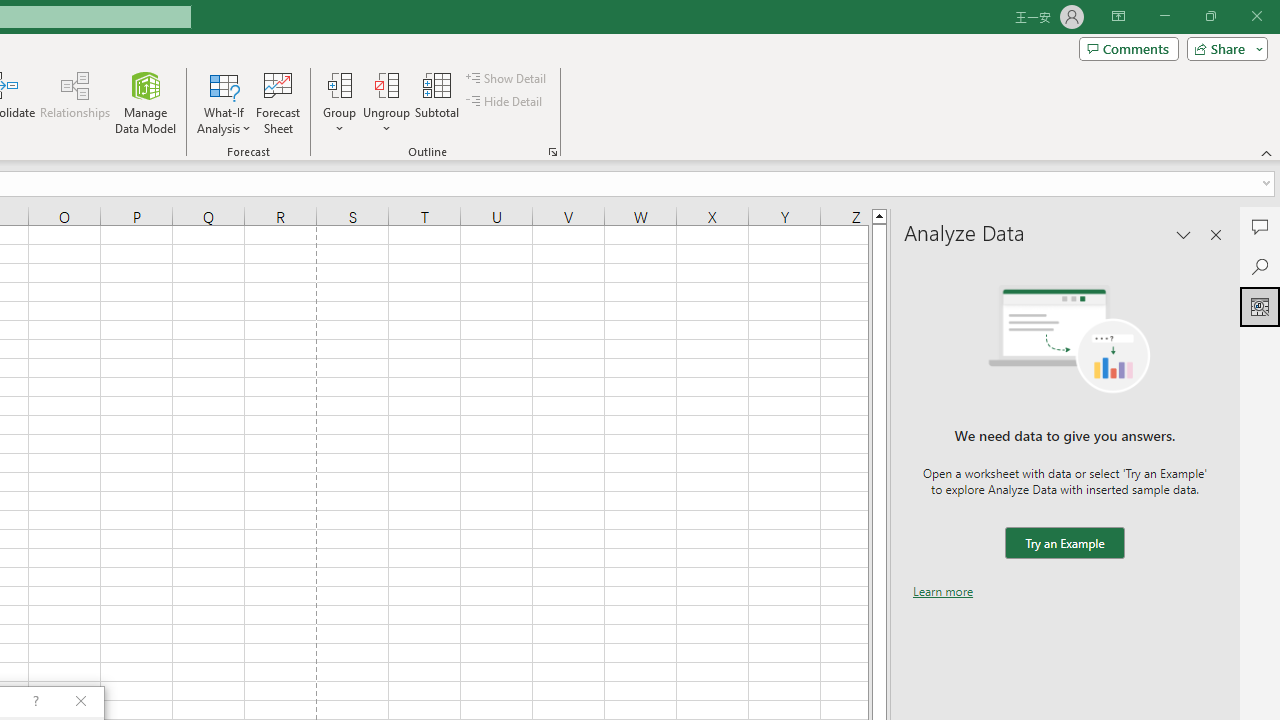  I want to click on 'Line up', so click(879, 215).